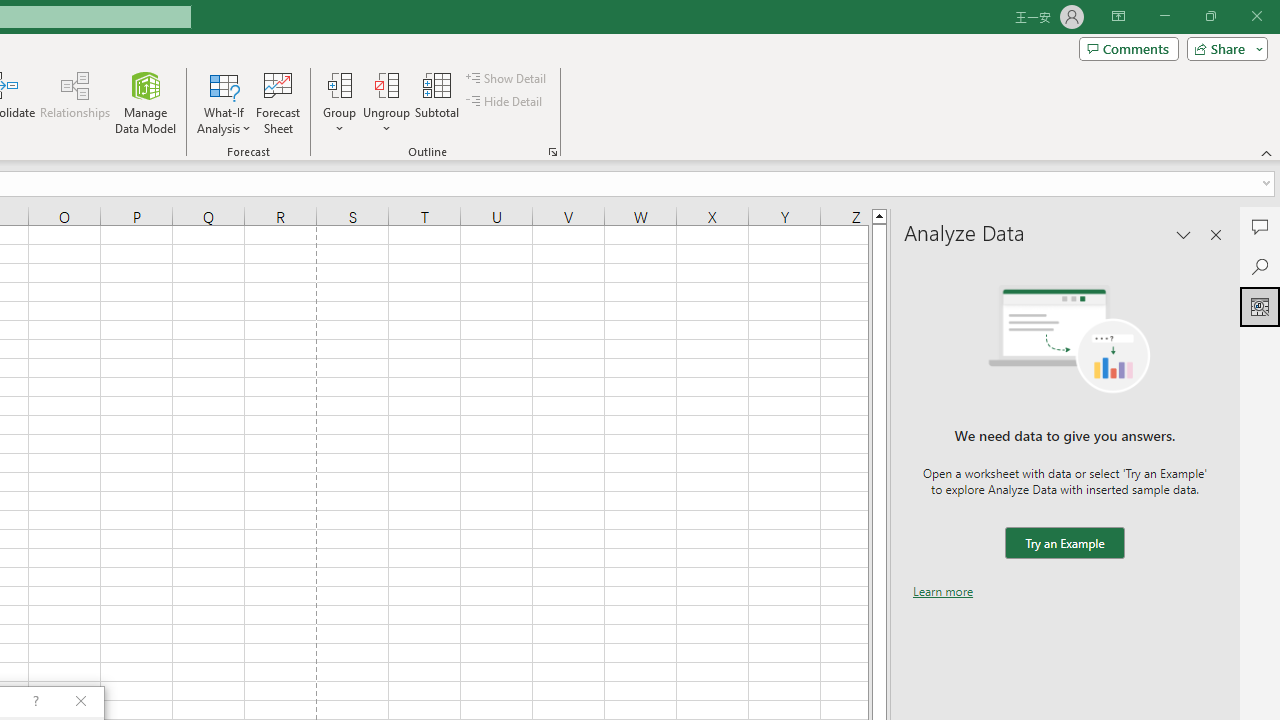  I want to click on 'Line up', so click(879, 215).